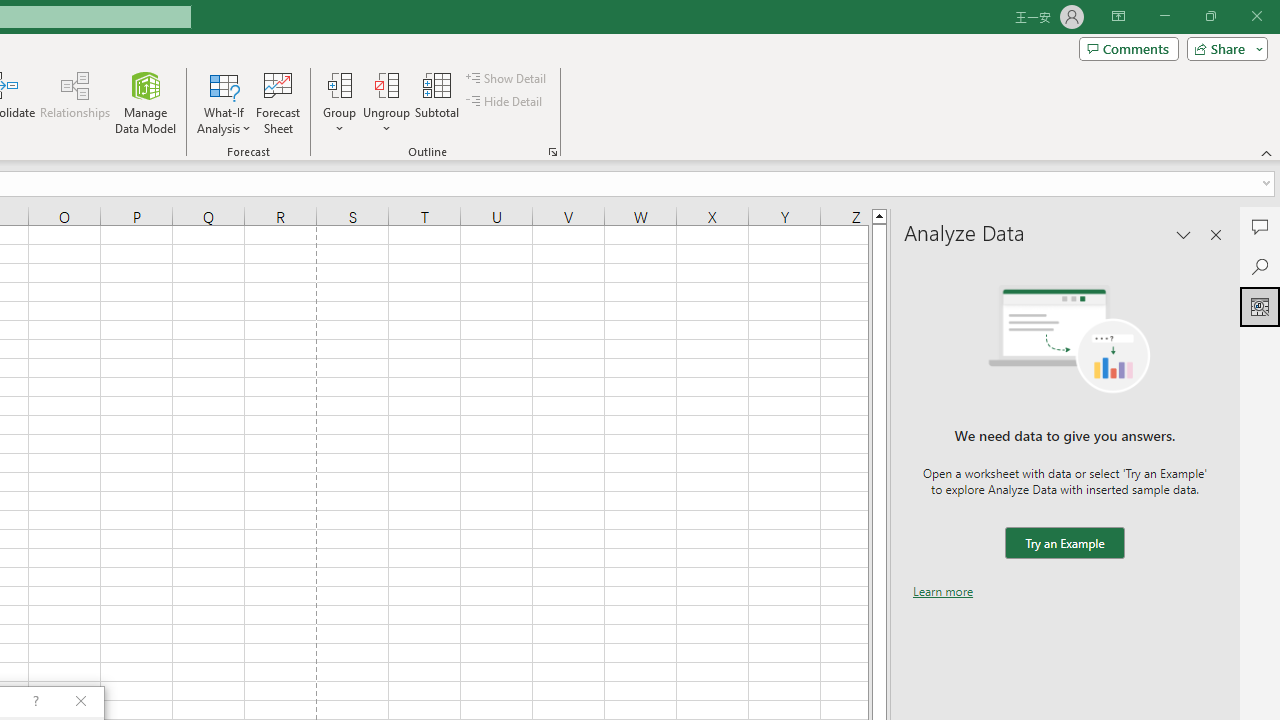  I want to click on 'Line up', so click(879, 215).